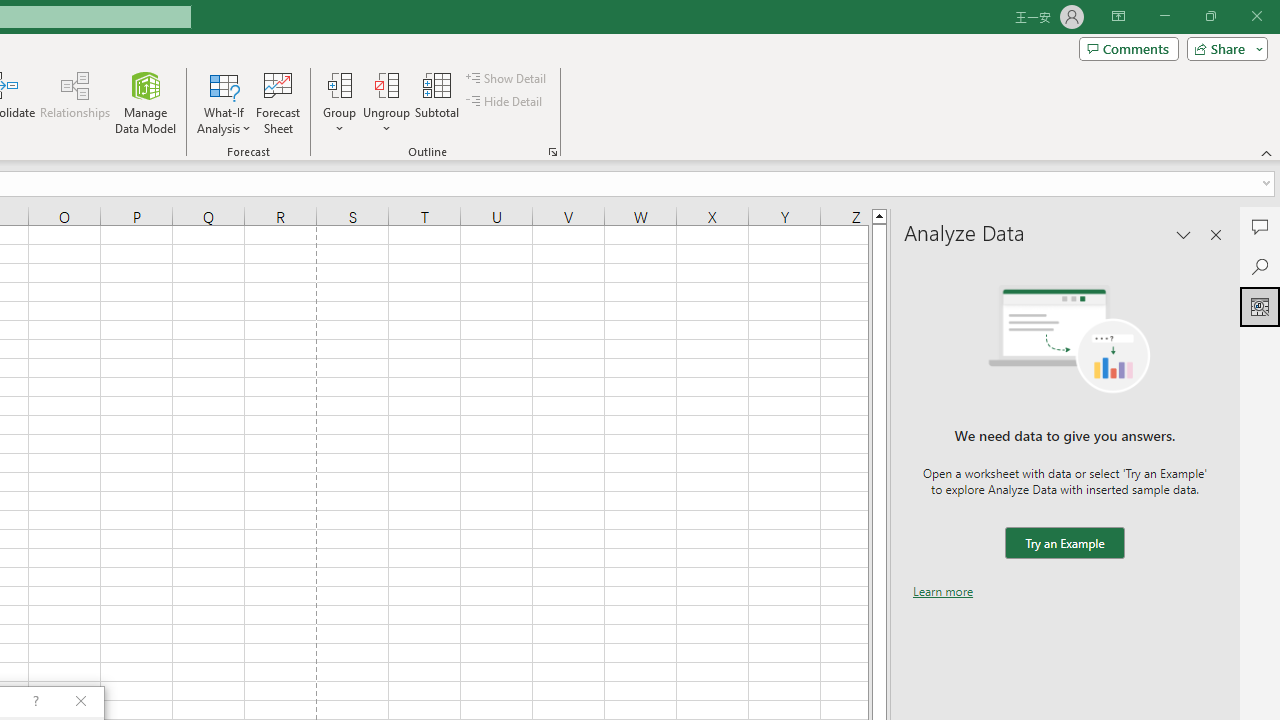  I want to click on 'Line up', so click(879, 215).